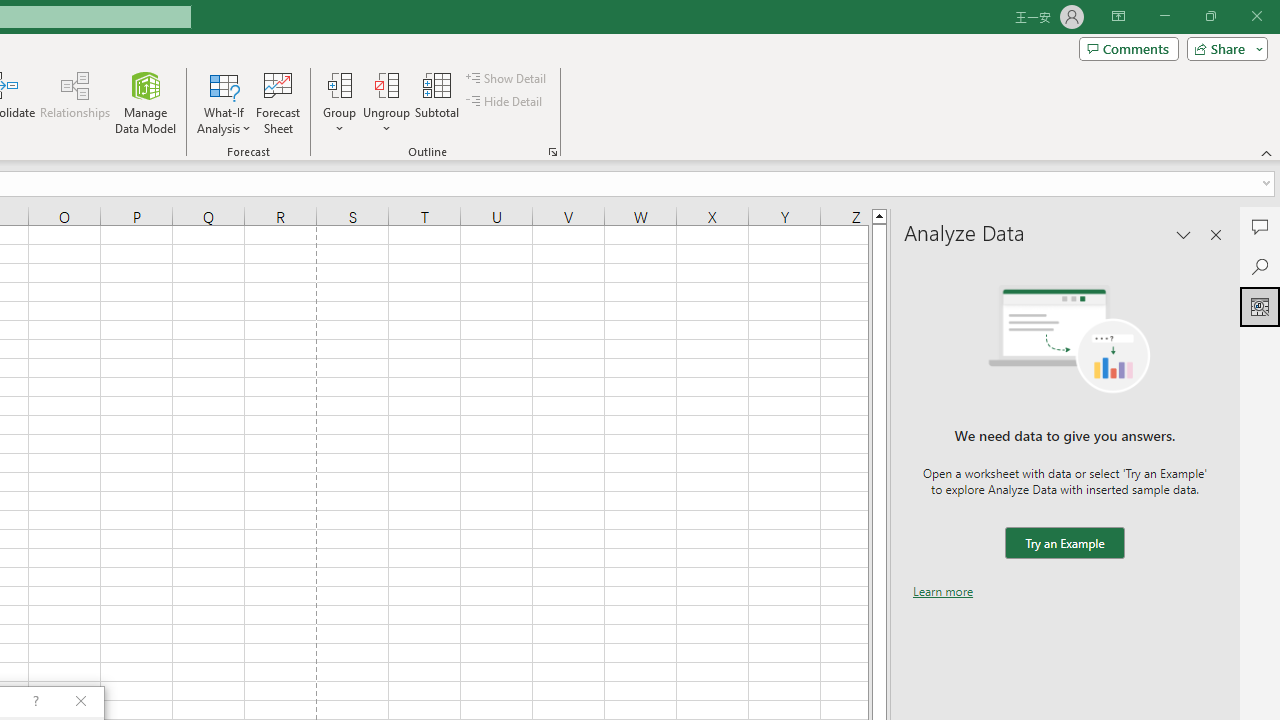  I want to click on 'Line up', so click(879, 215).